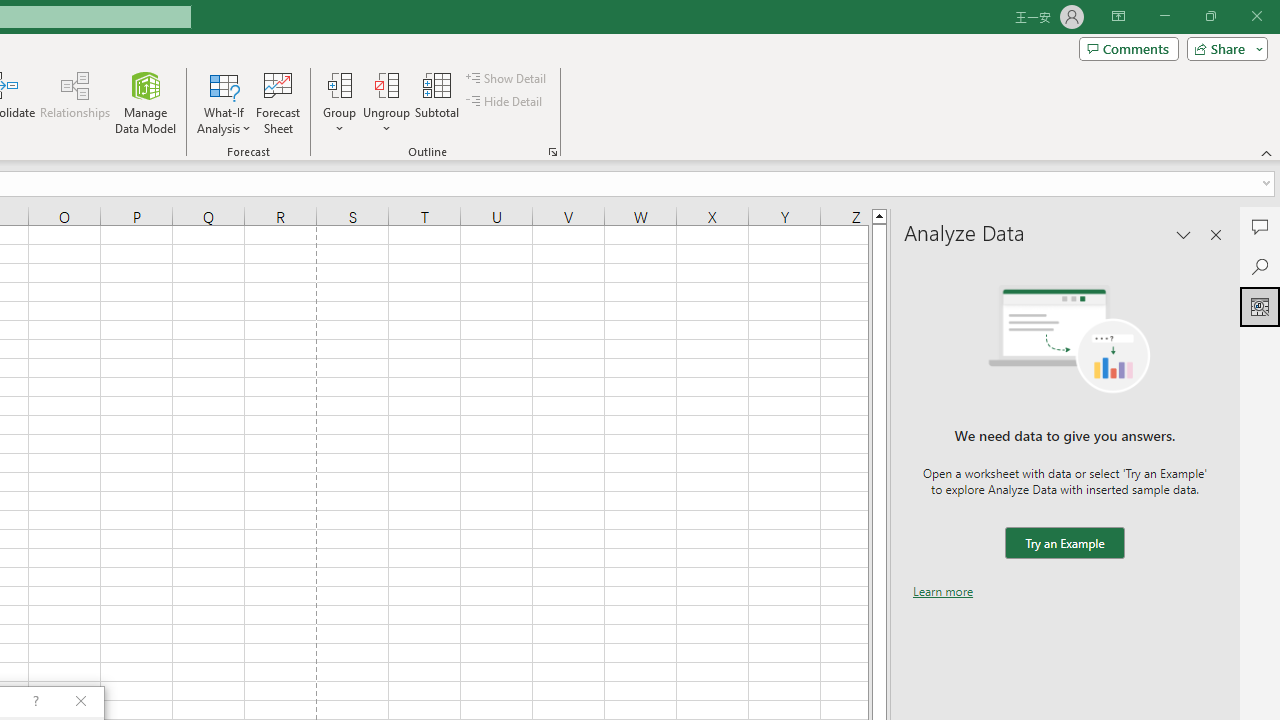  I want to click on 'Line up', so click(879, 215).